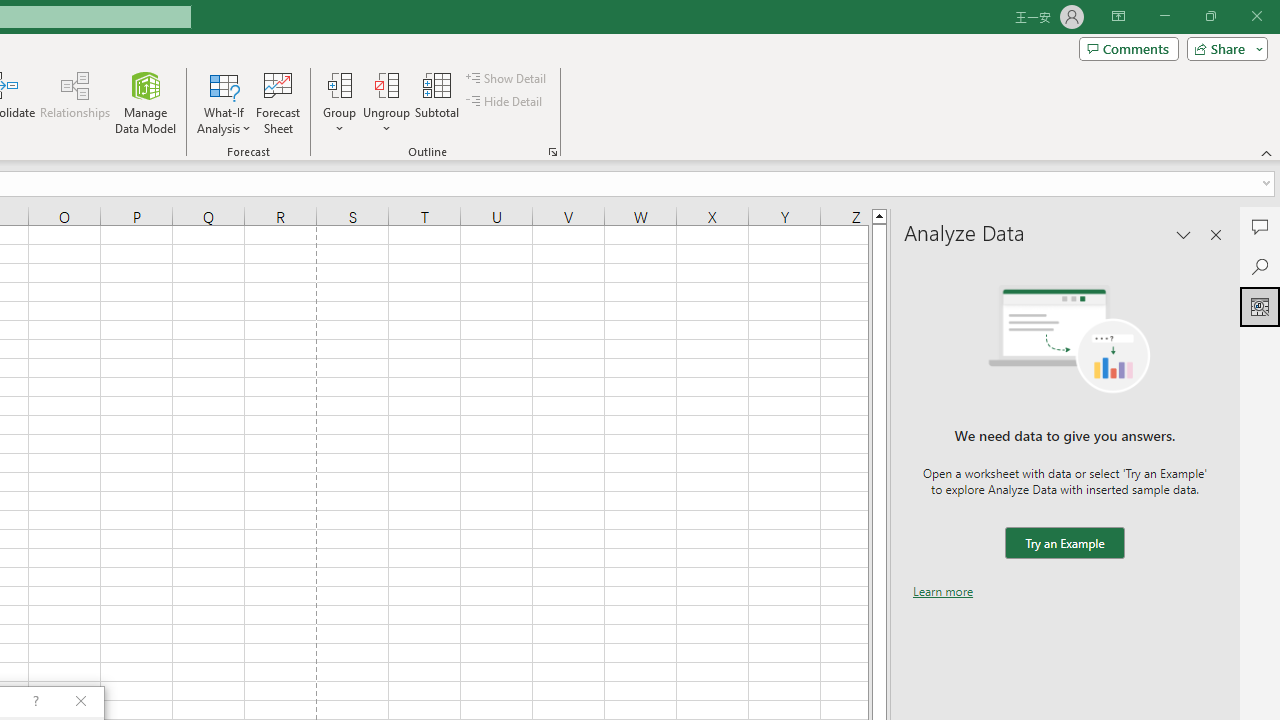  I want to click on 'Line up', so click(879, 215).